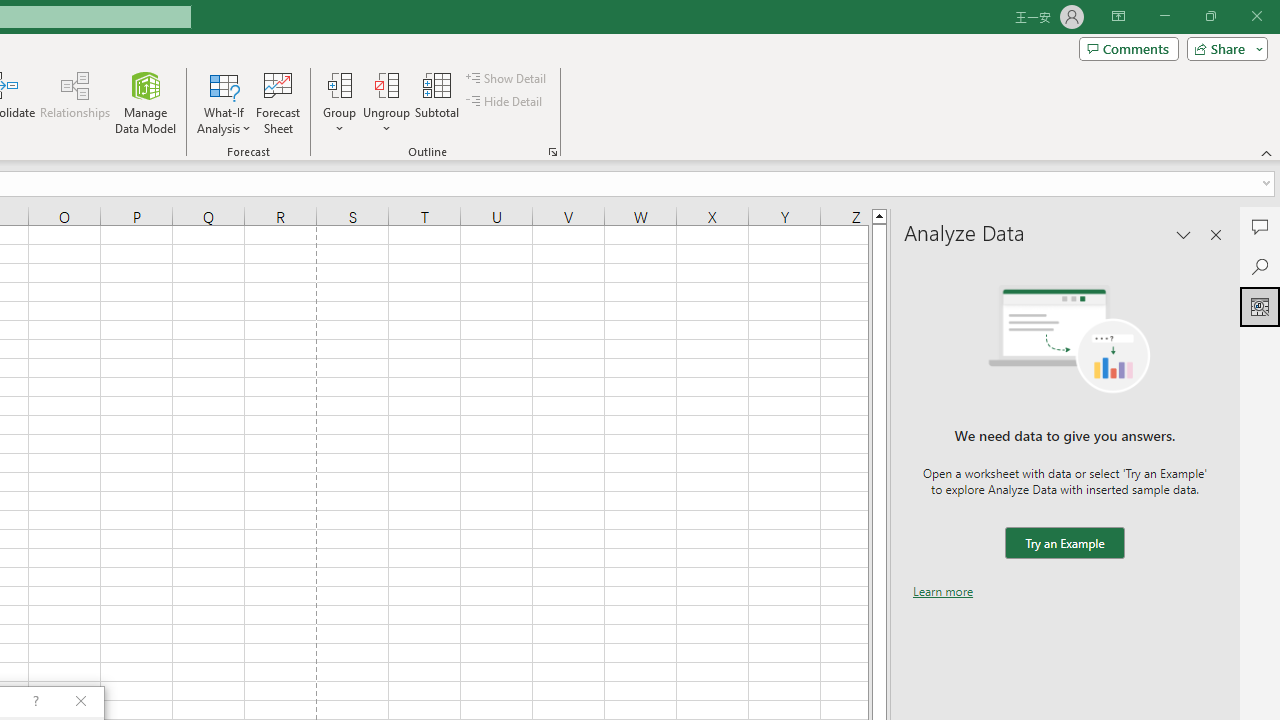  I want to click on 'Line up', so click(879, 215).